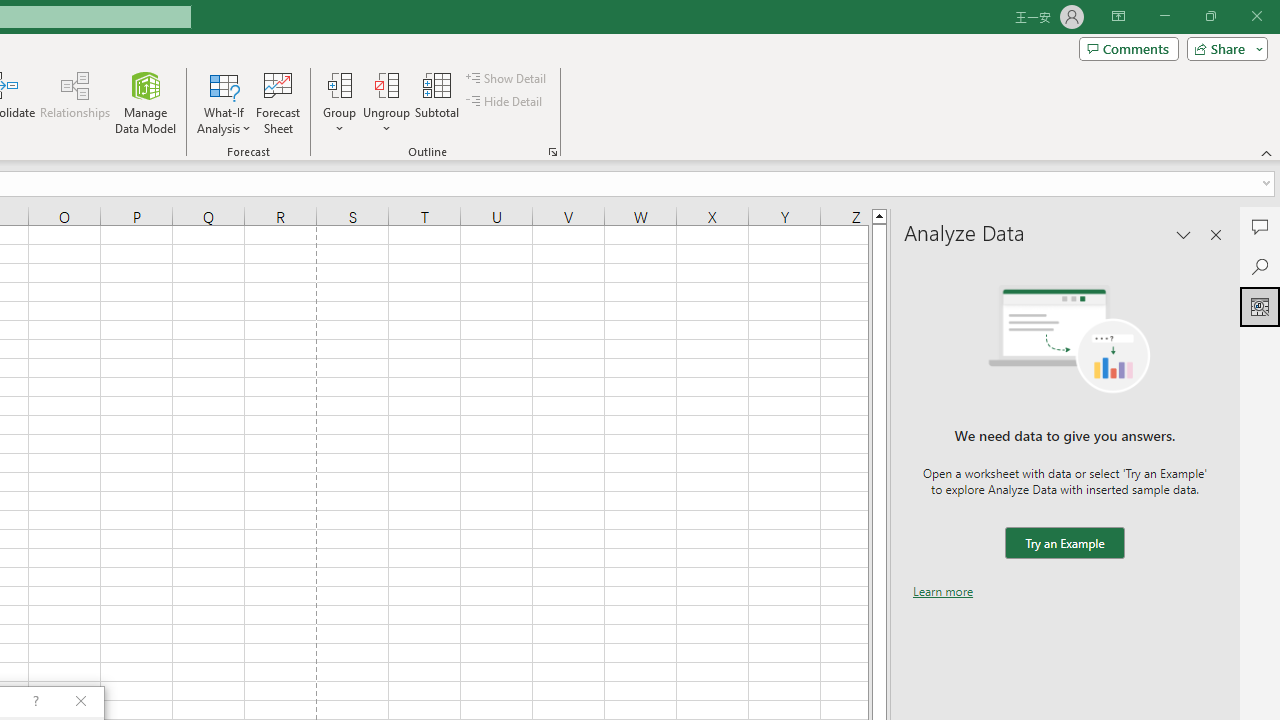  I want to click on 'Line up', so click(879, 215).